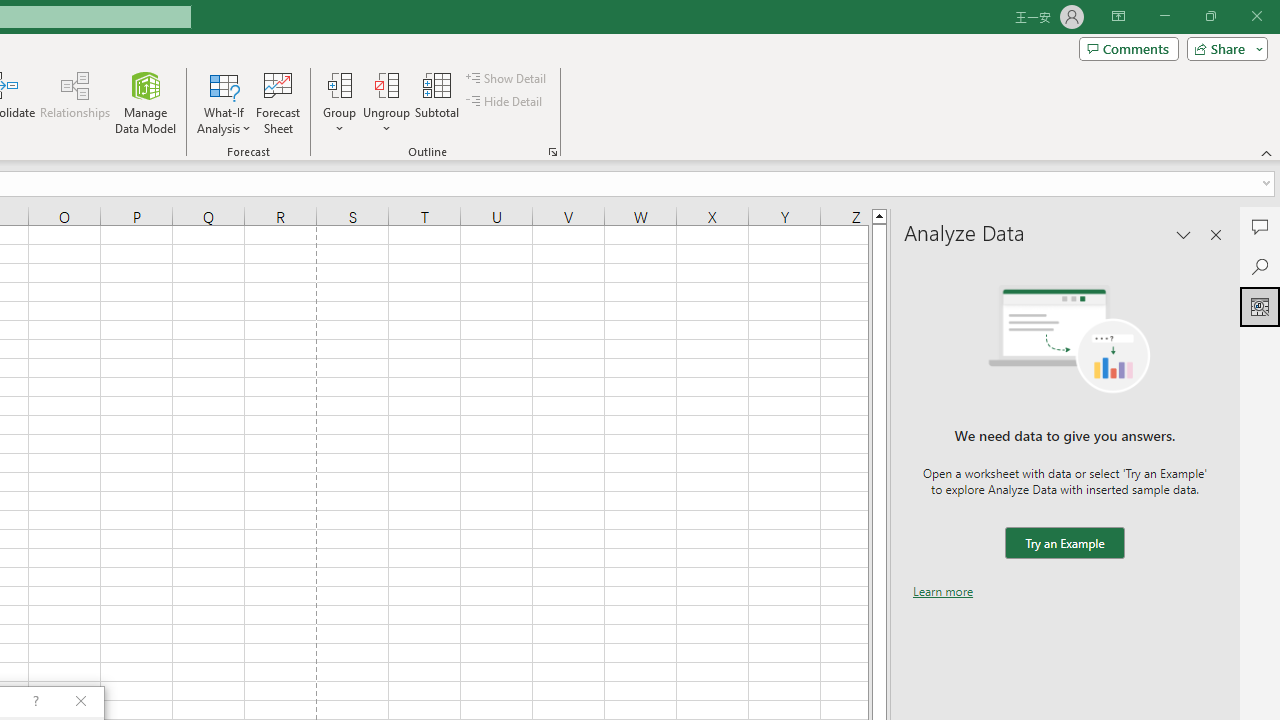  I want to click on 'Line up', so click(879, 215).